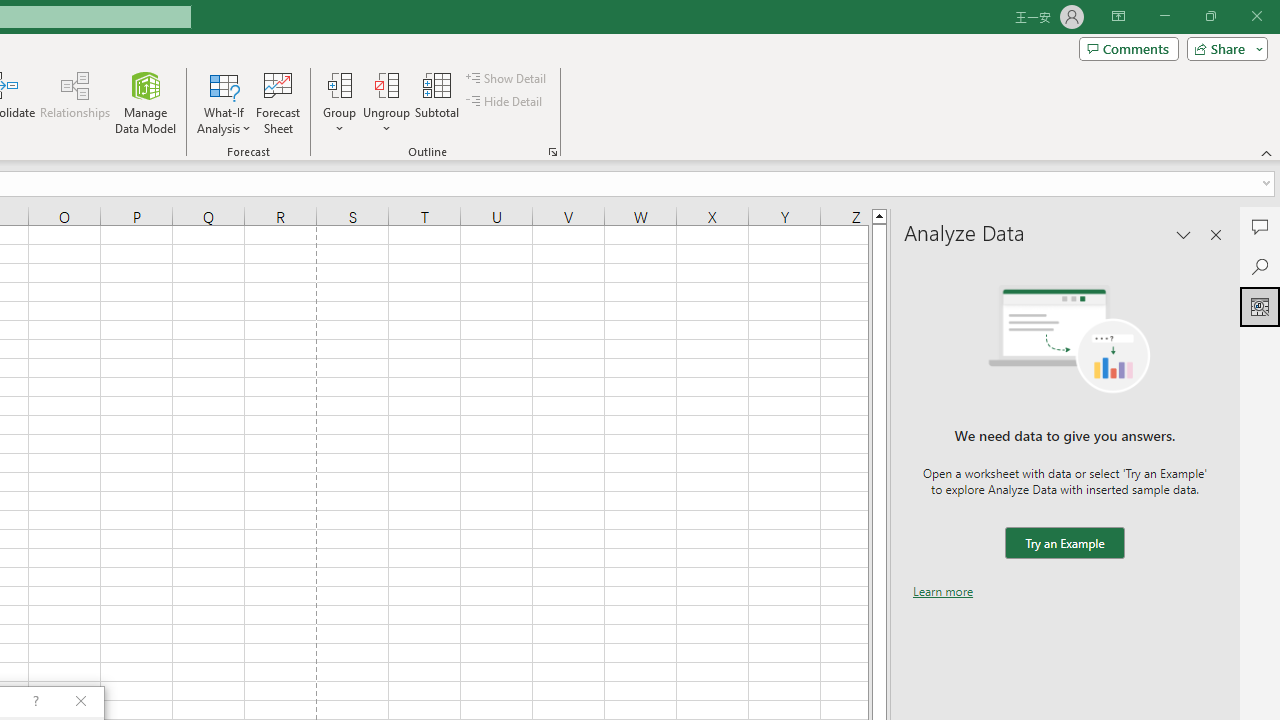  I want to click on 'Line up', so click(879, 215).